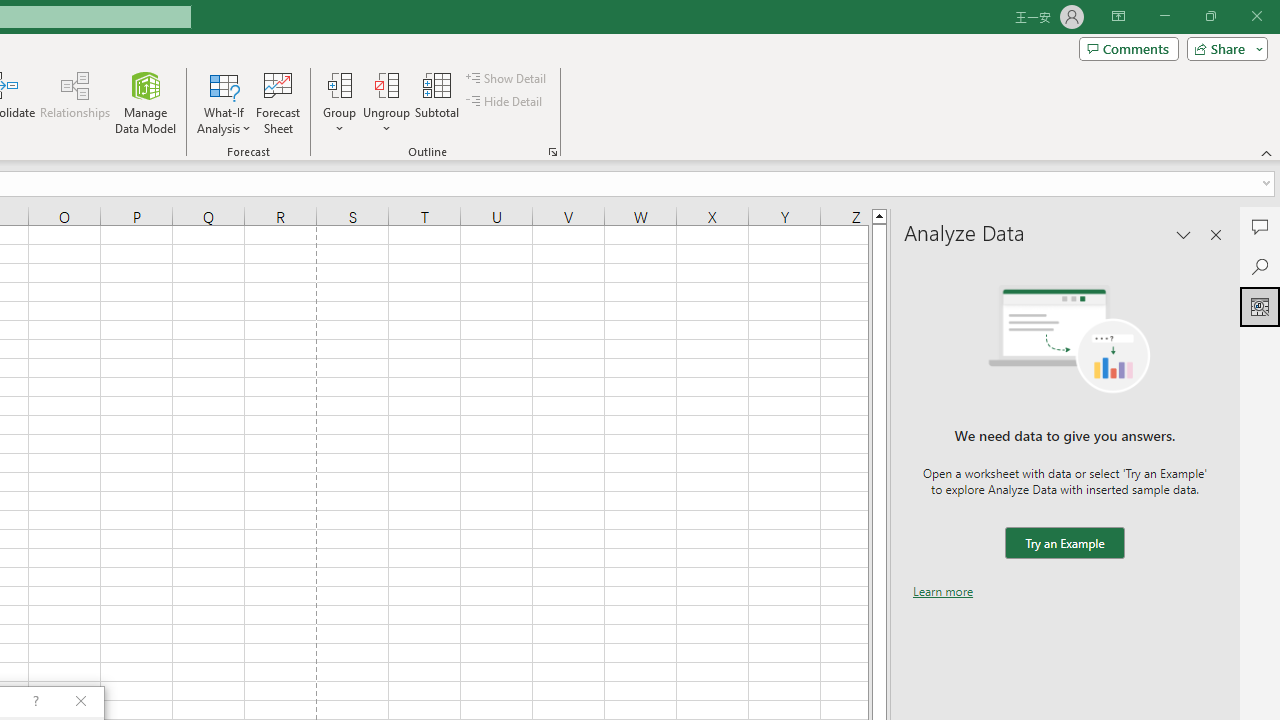  I want to click on 'Line up', so click(879, 215).